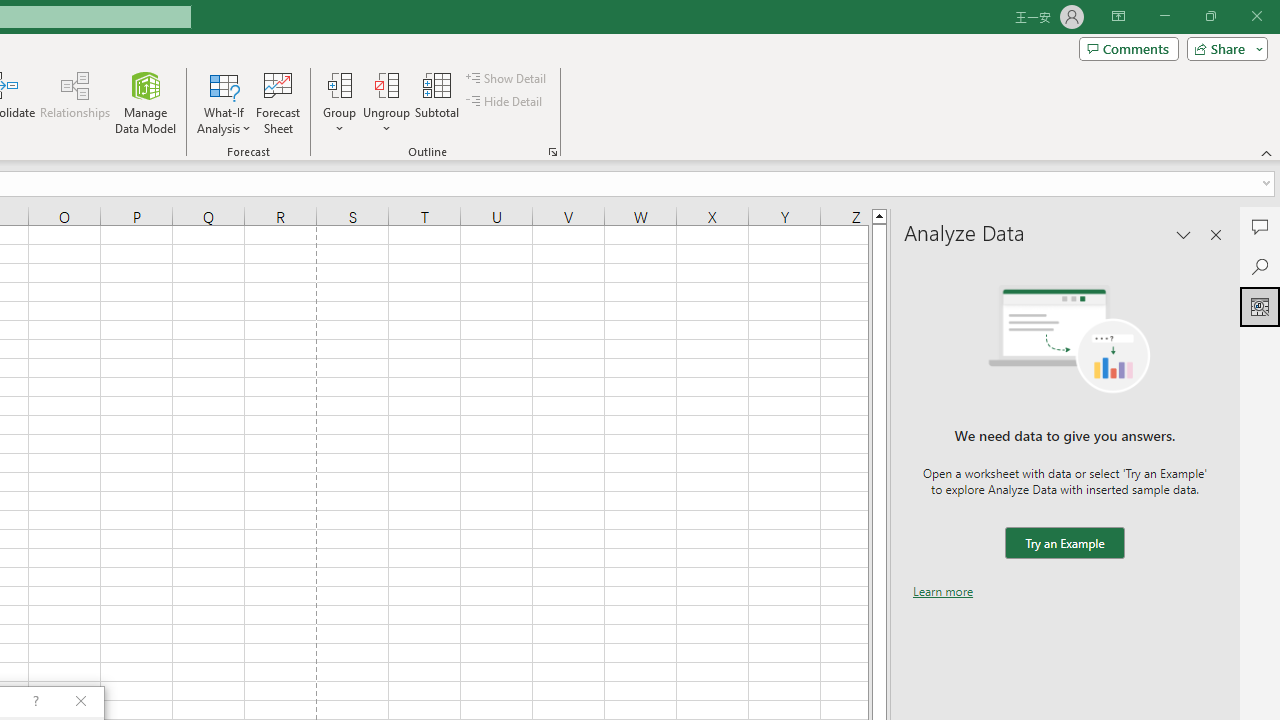  I want to click on 'Line up', so click(879, 215).